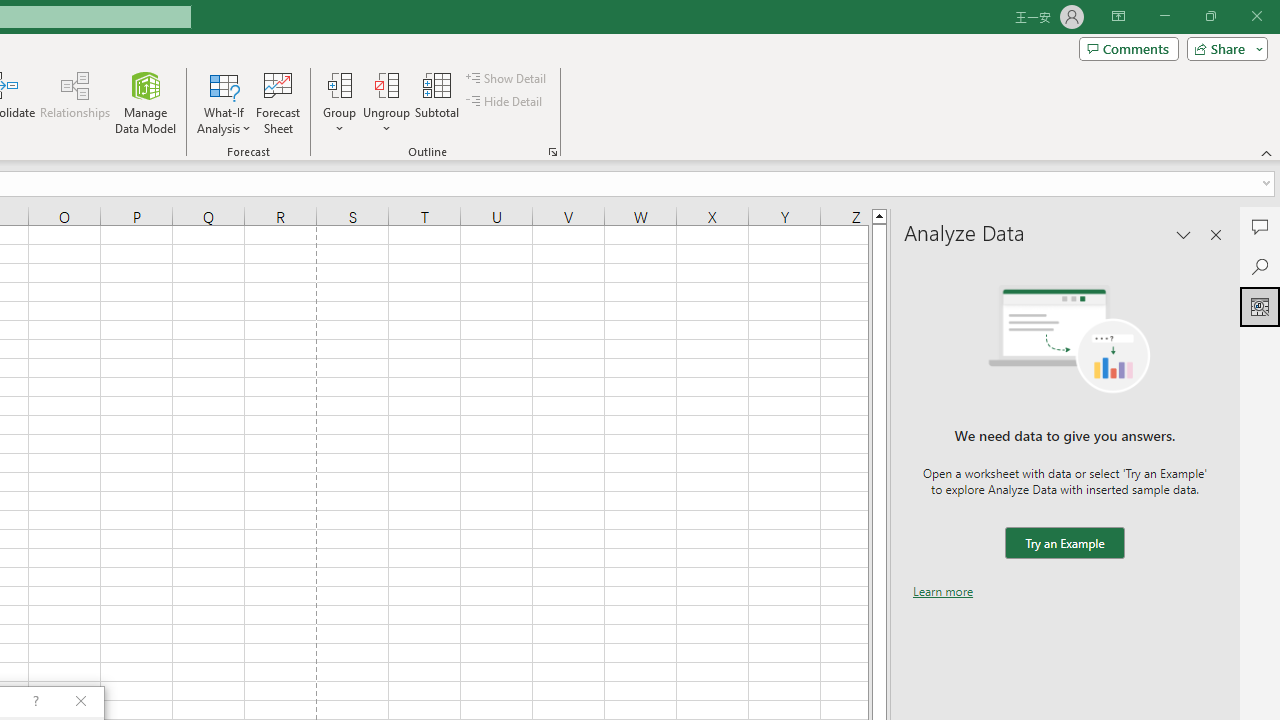  I want to click on 'Line up', so click(879, 215).